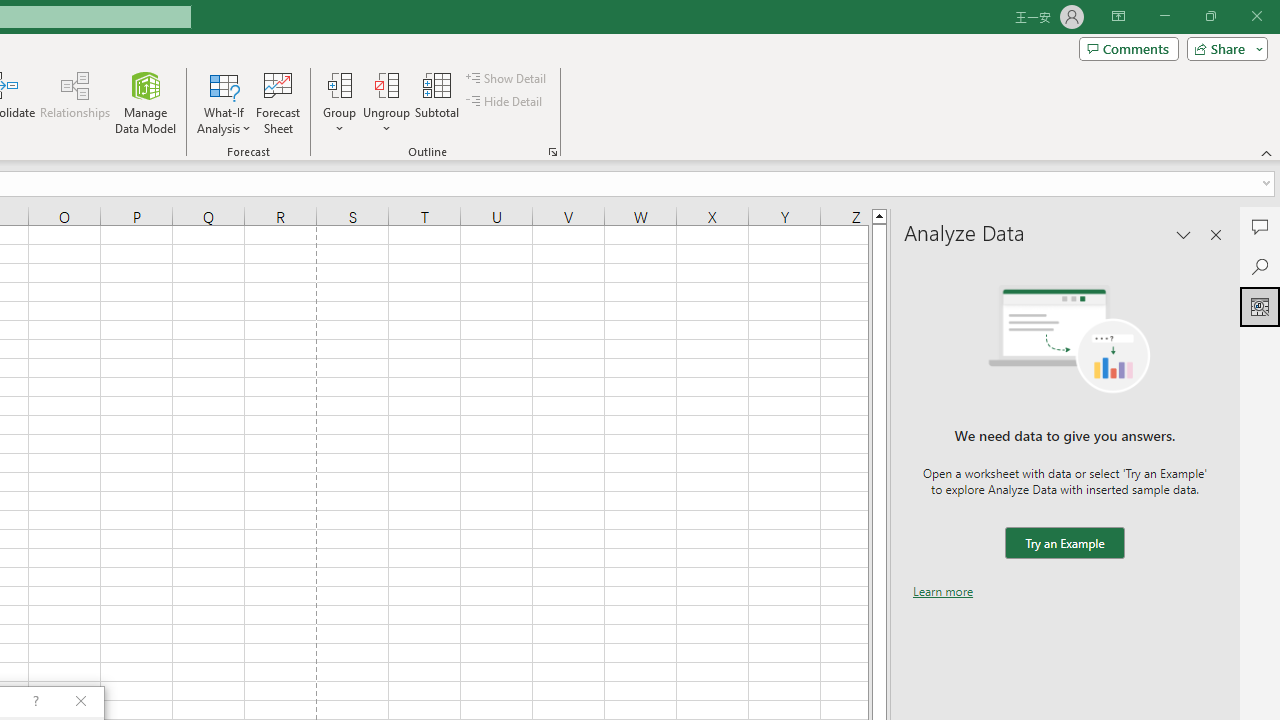  I want to click on 'Line up', so click(879, 215).